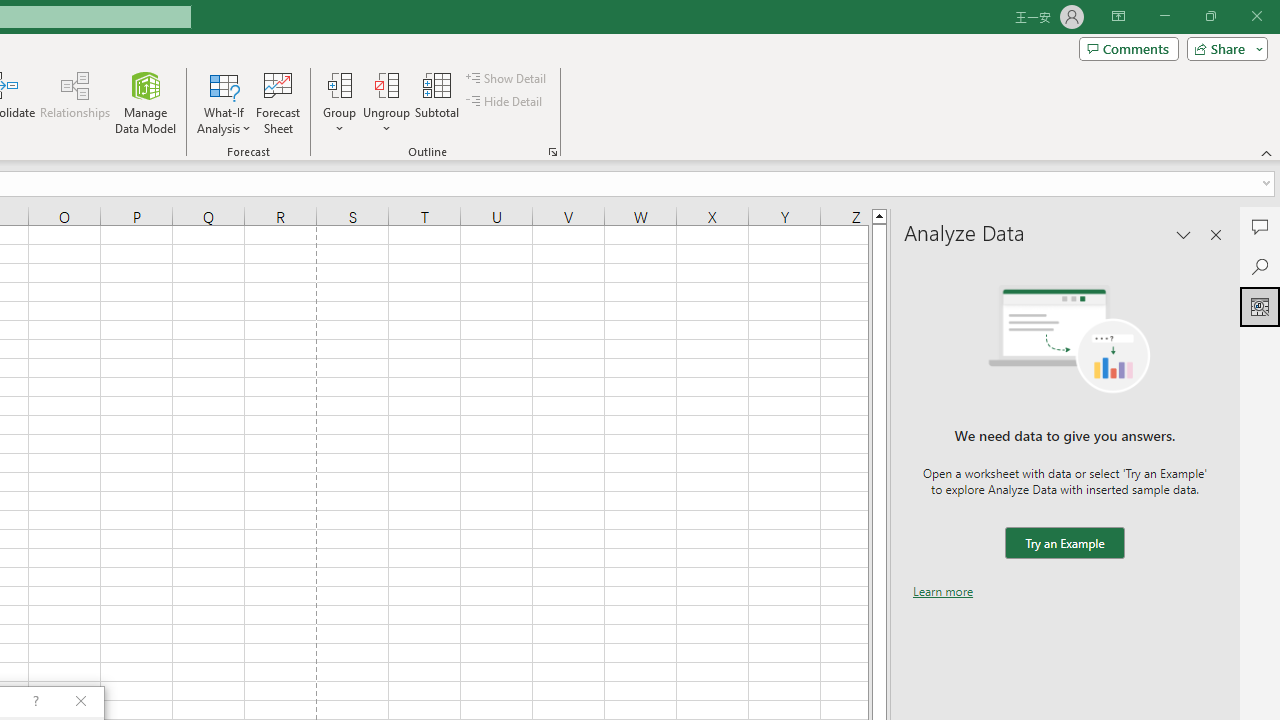  I want to click on 'Line up', so click(879, 215).